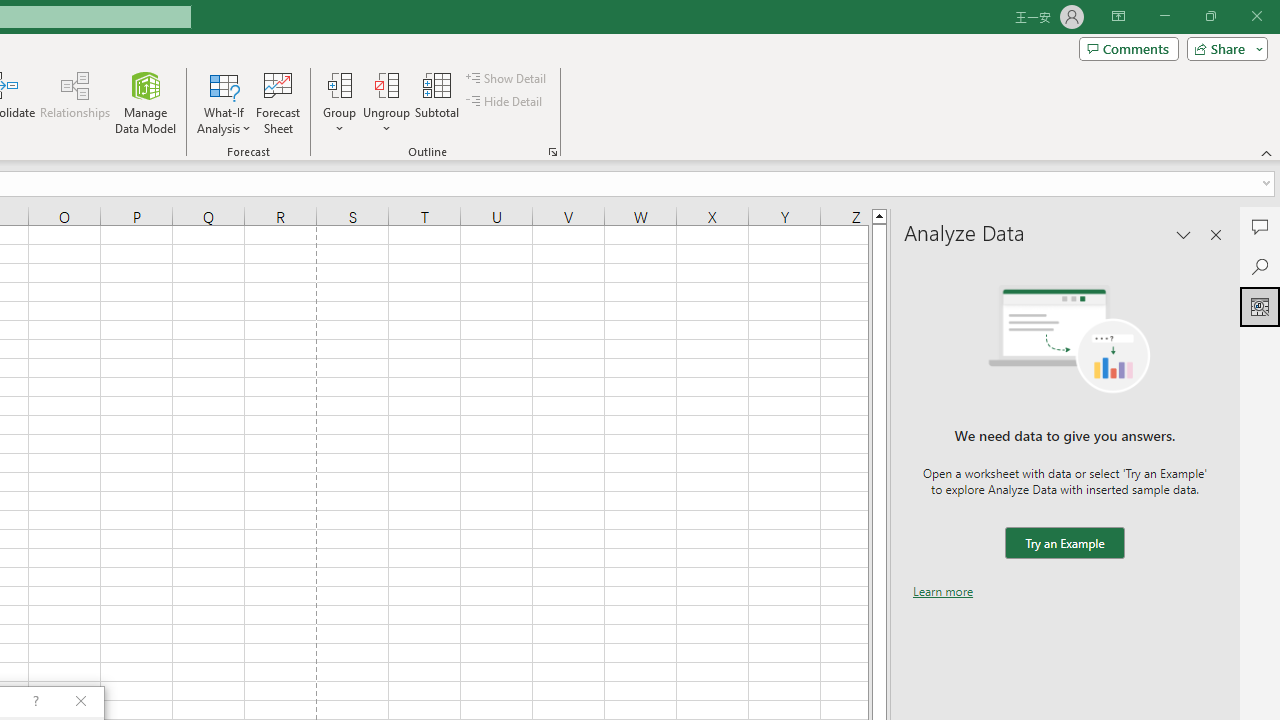  I want to click on 'Line up', so click(879, 215).